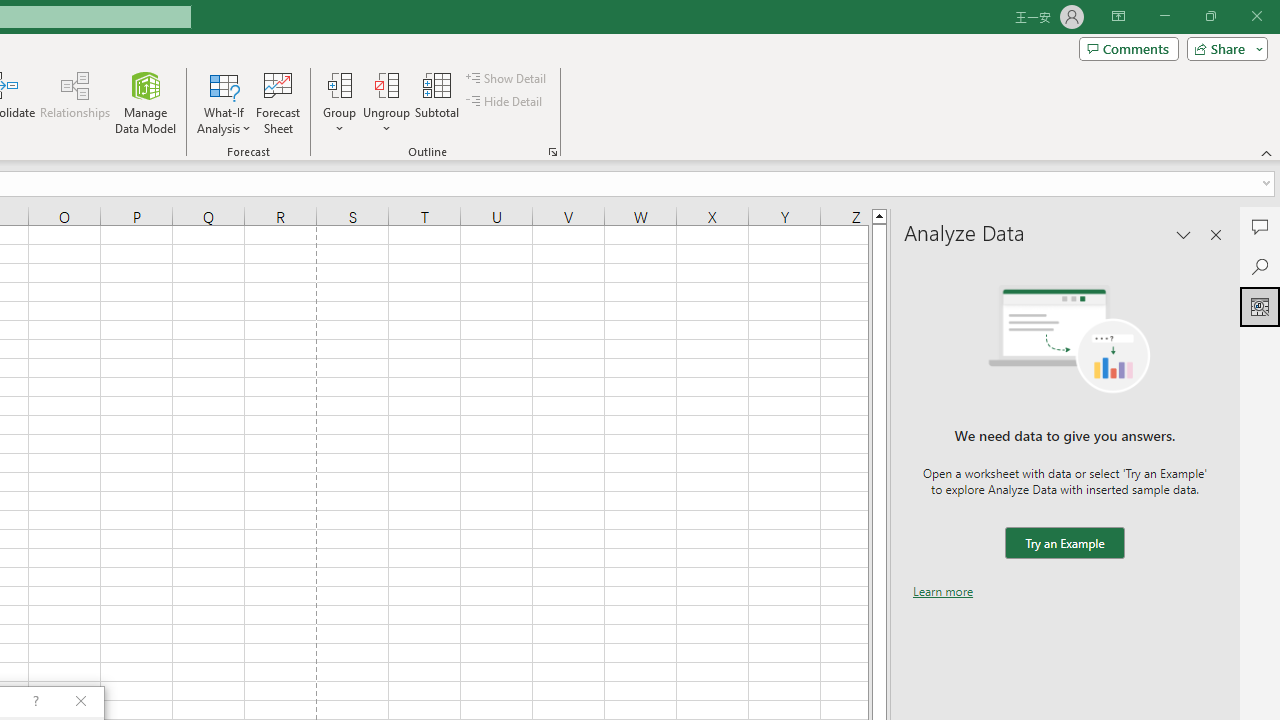  I want to click on 'Line up', so click(879, 215).